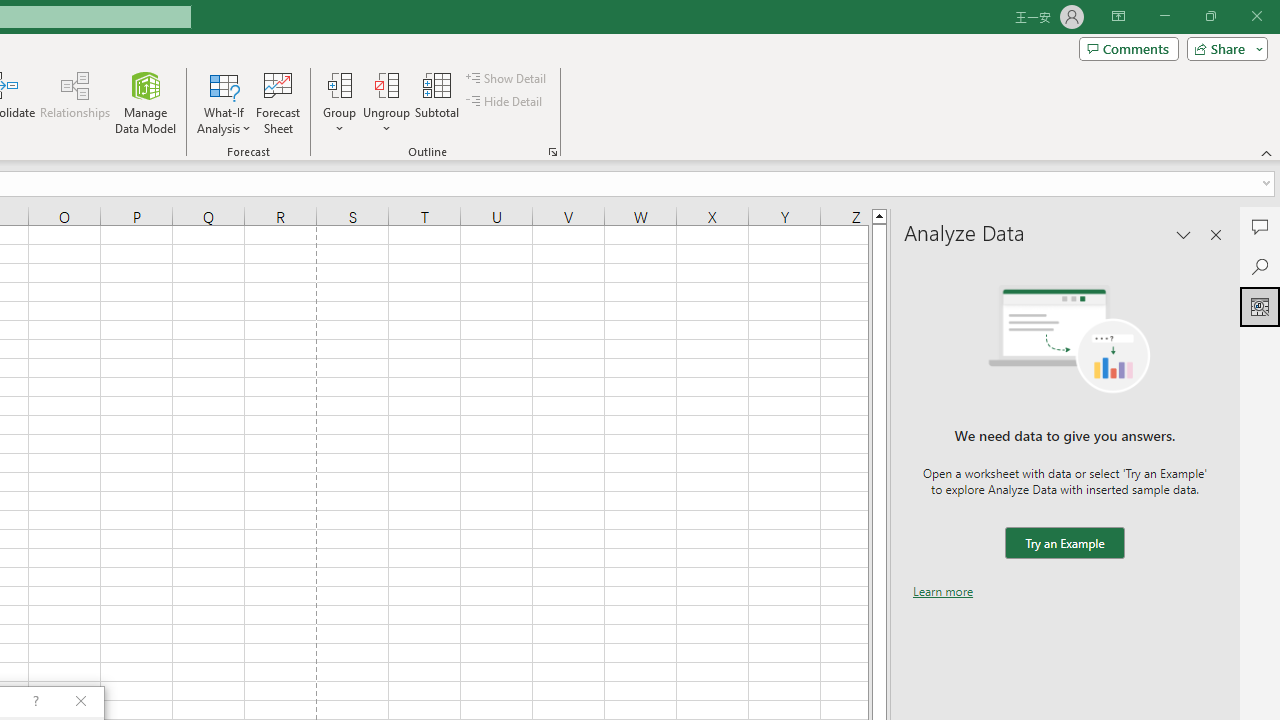  I want to click on 'Line up', so click(879, 215).